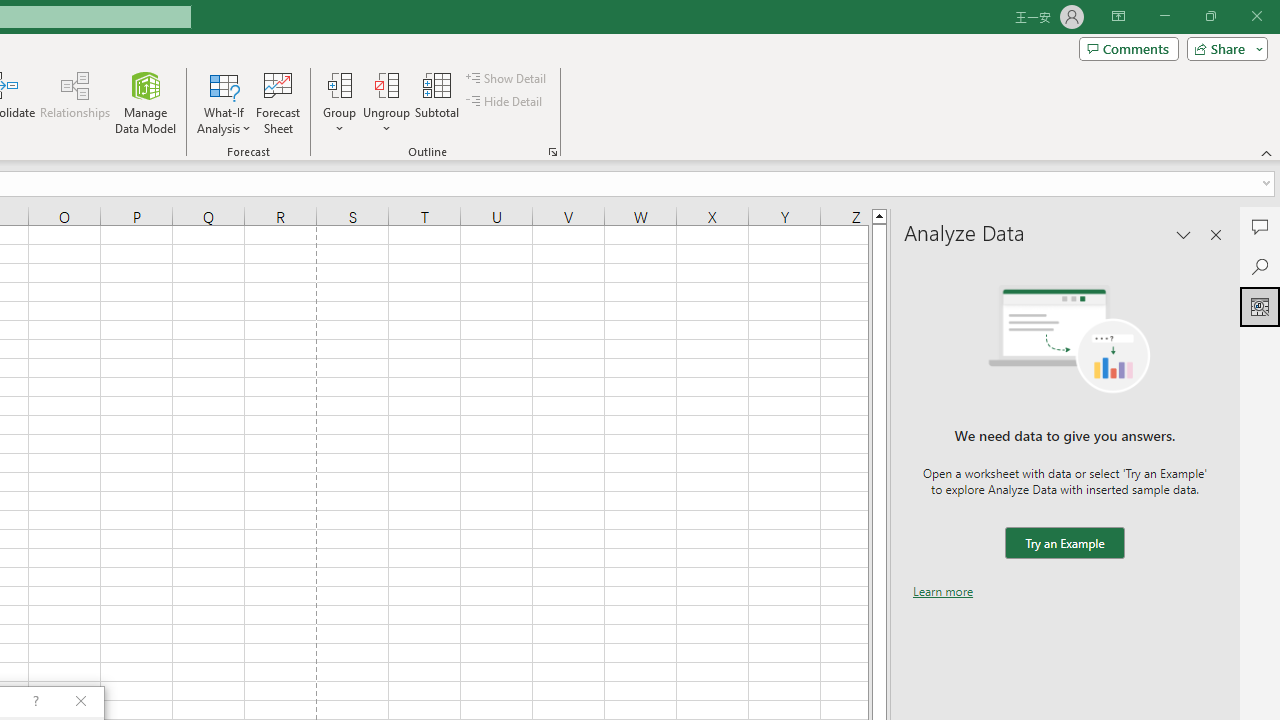  I want to click on 'Line up', so click(879, 215).